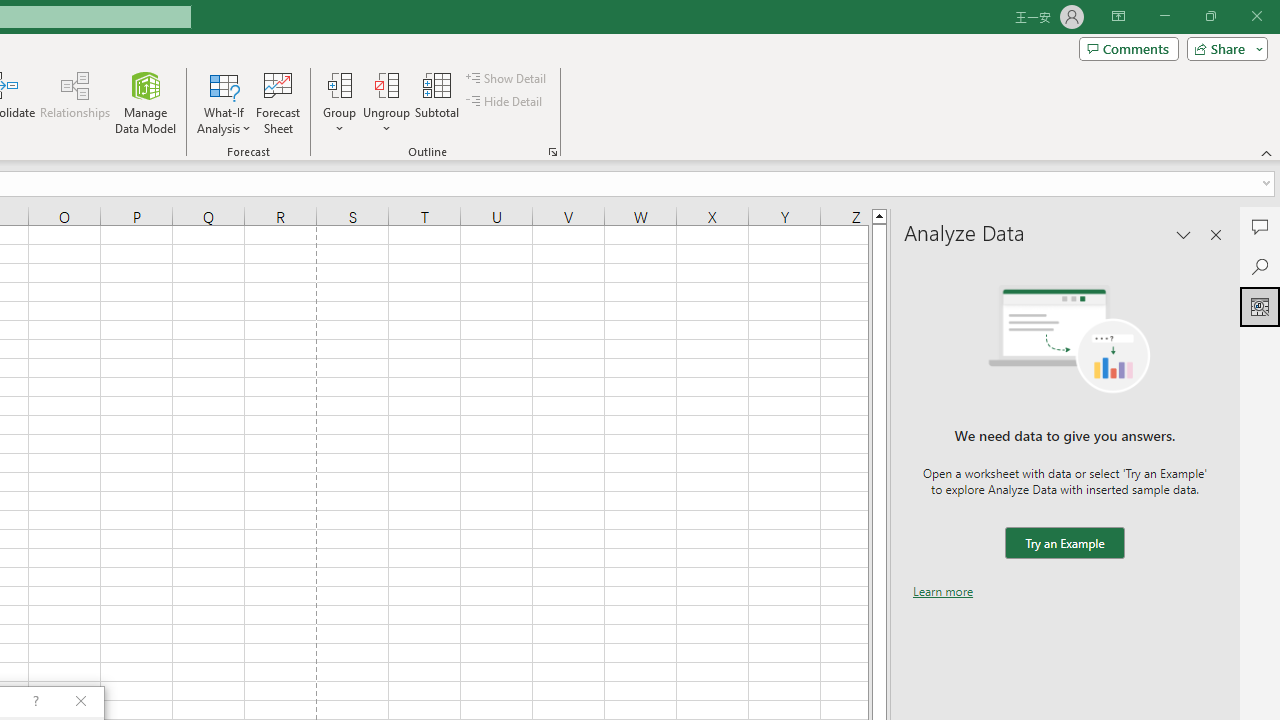  I want to click on 'Line up', so click(879, 215).